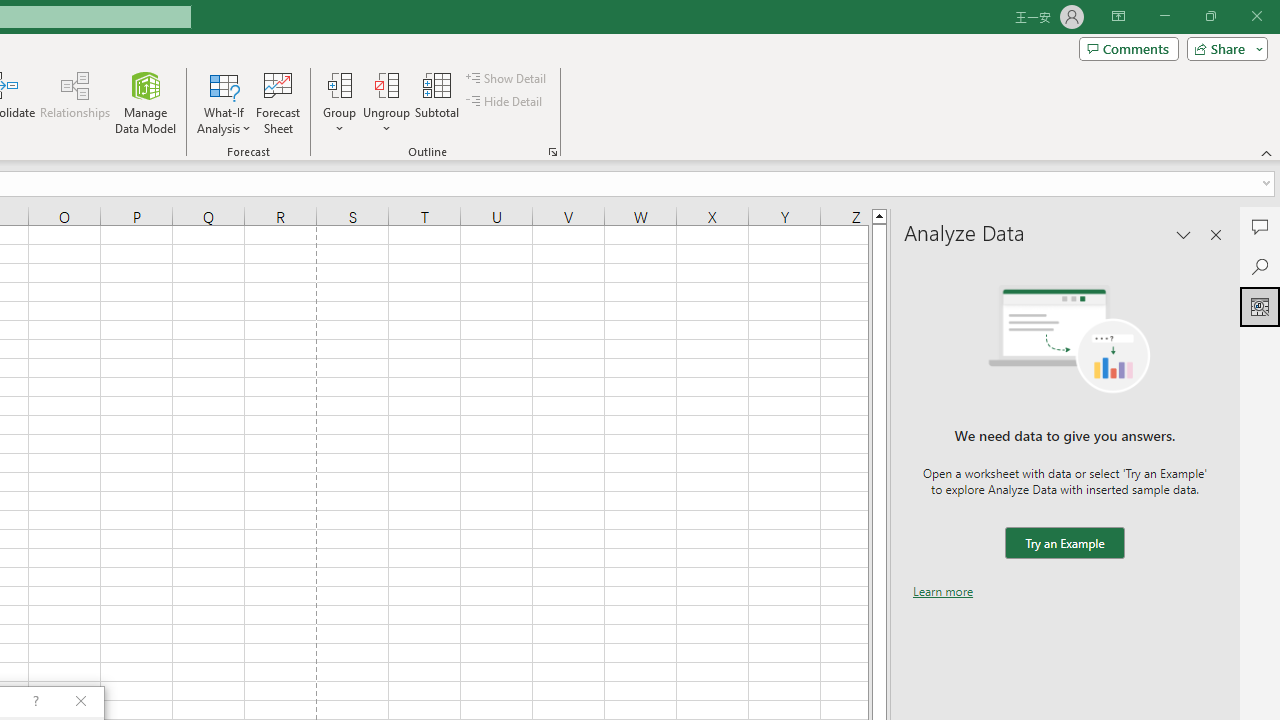  I want to click on 'Line up', so click(879, 215).